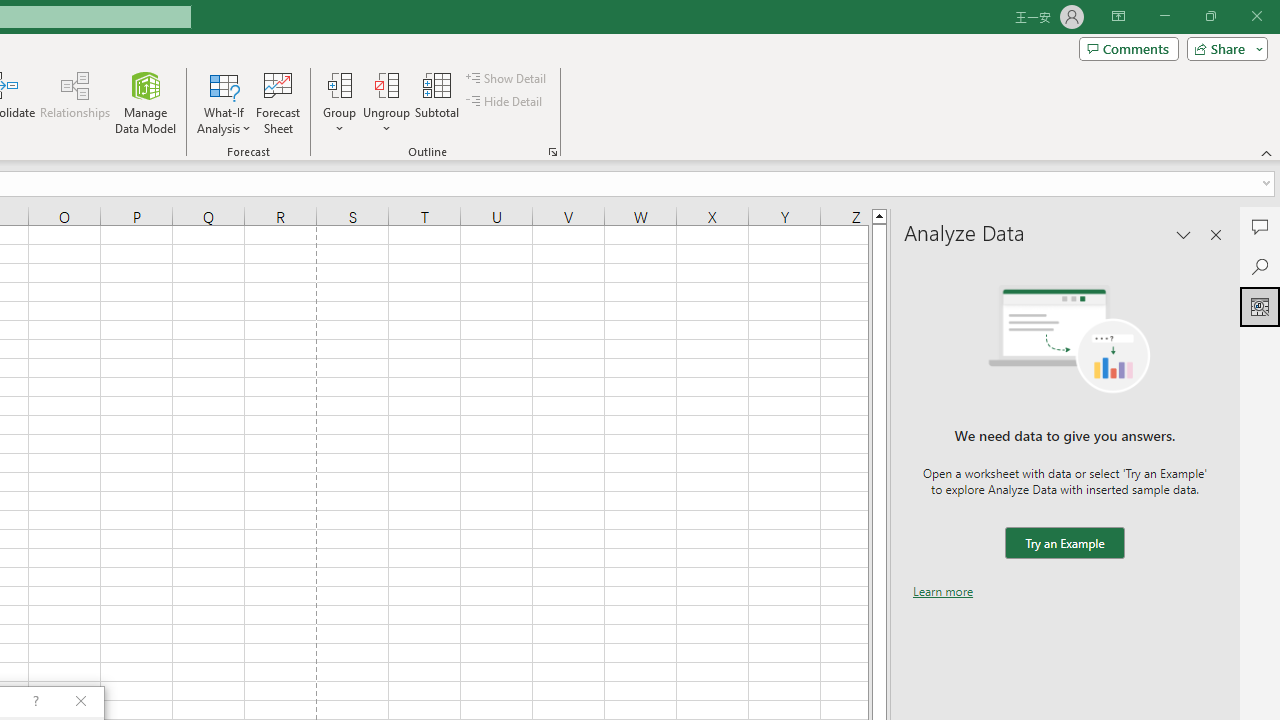  I want to click on 'Line up', so click(879, 215).